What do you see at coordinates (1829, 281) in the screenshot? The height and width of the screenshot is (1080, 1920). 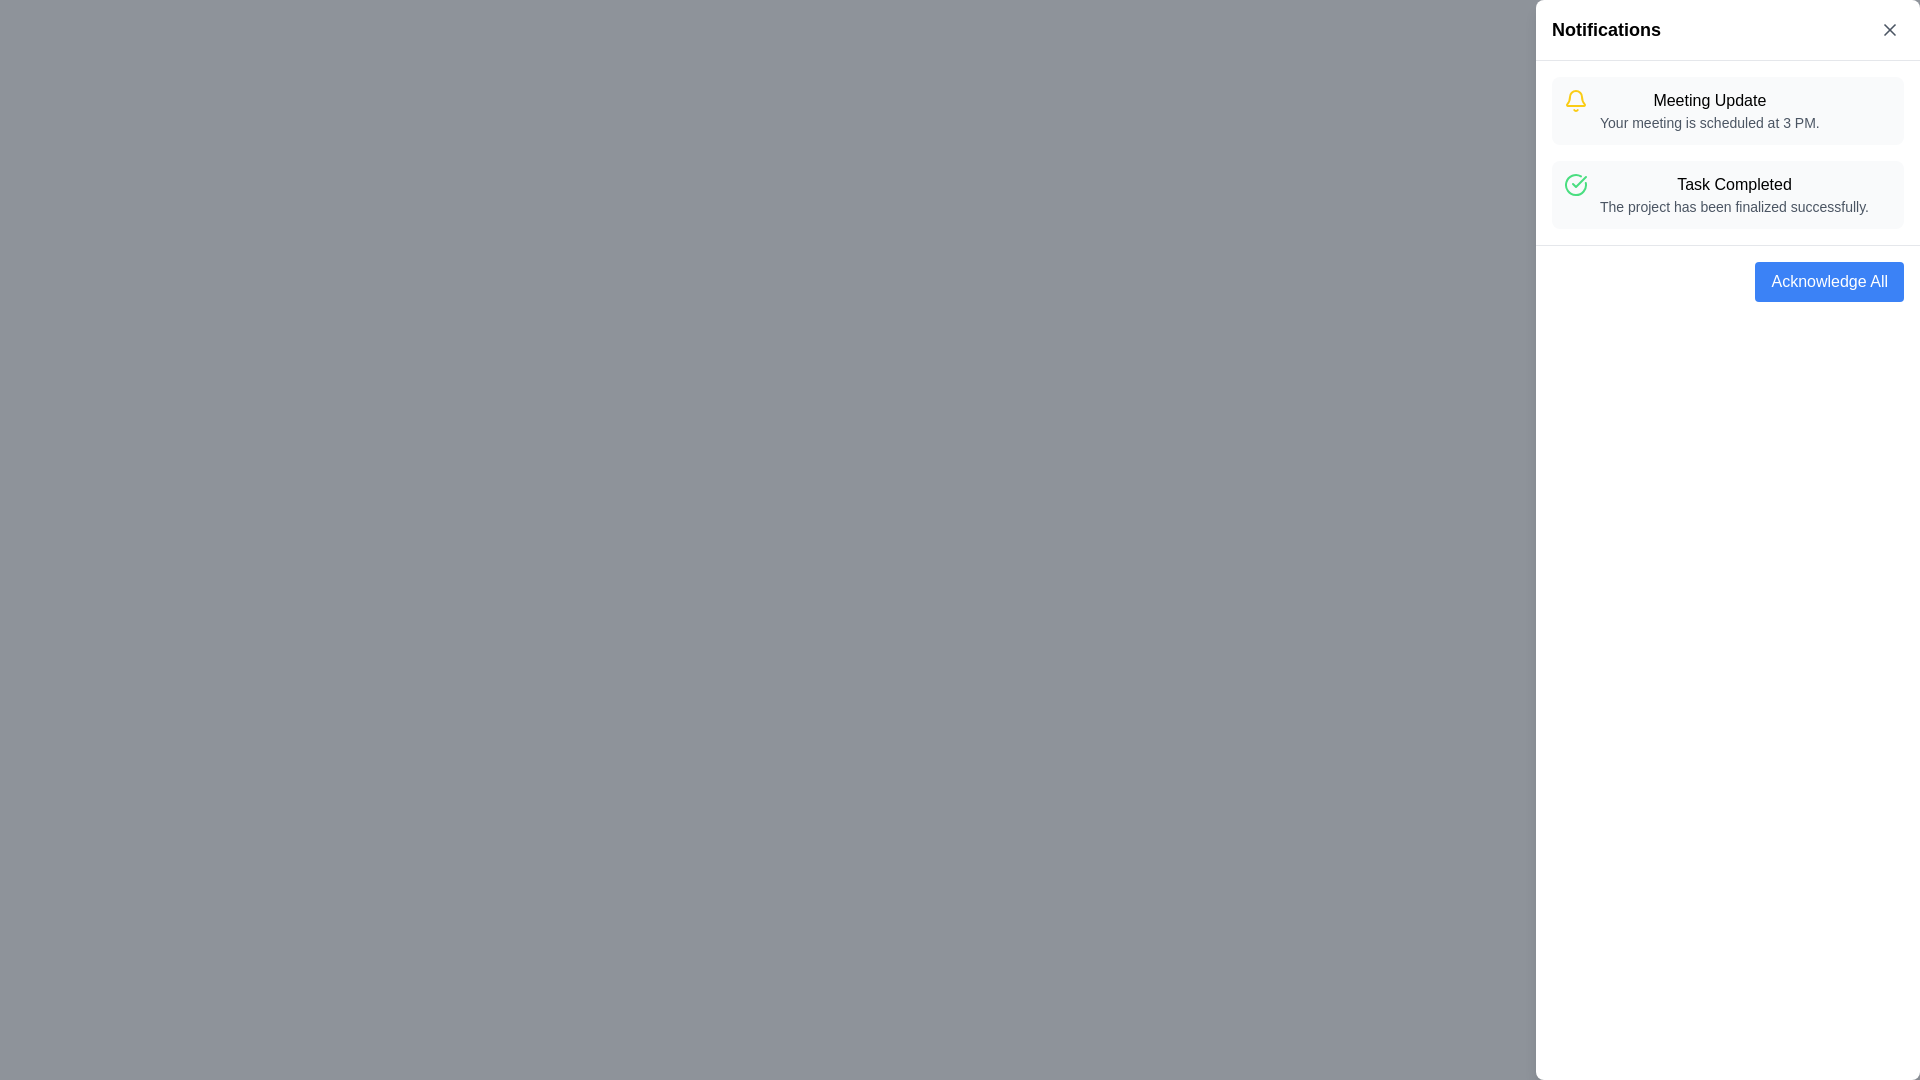 I see `keyboard navigation` at bounding box center [1829, 281].